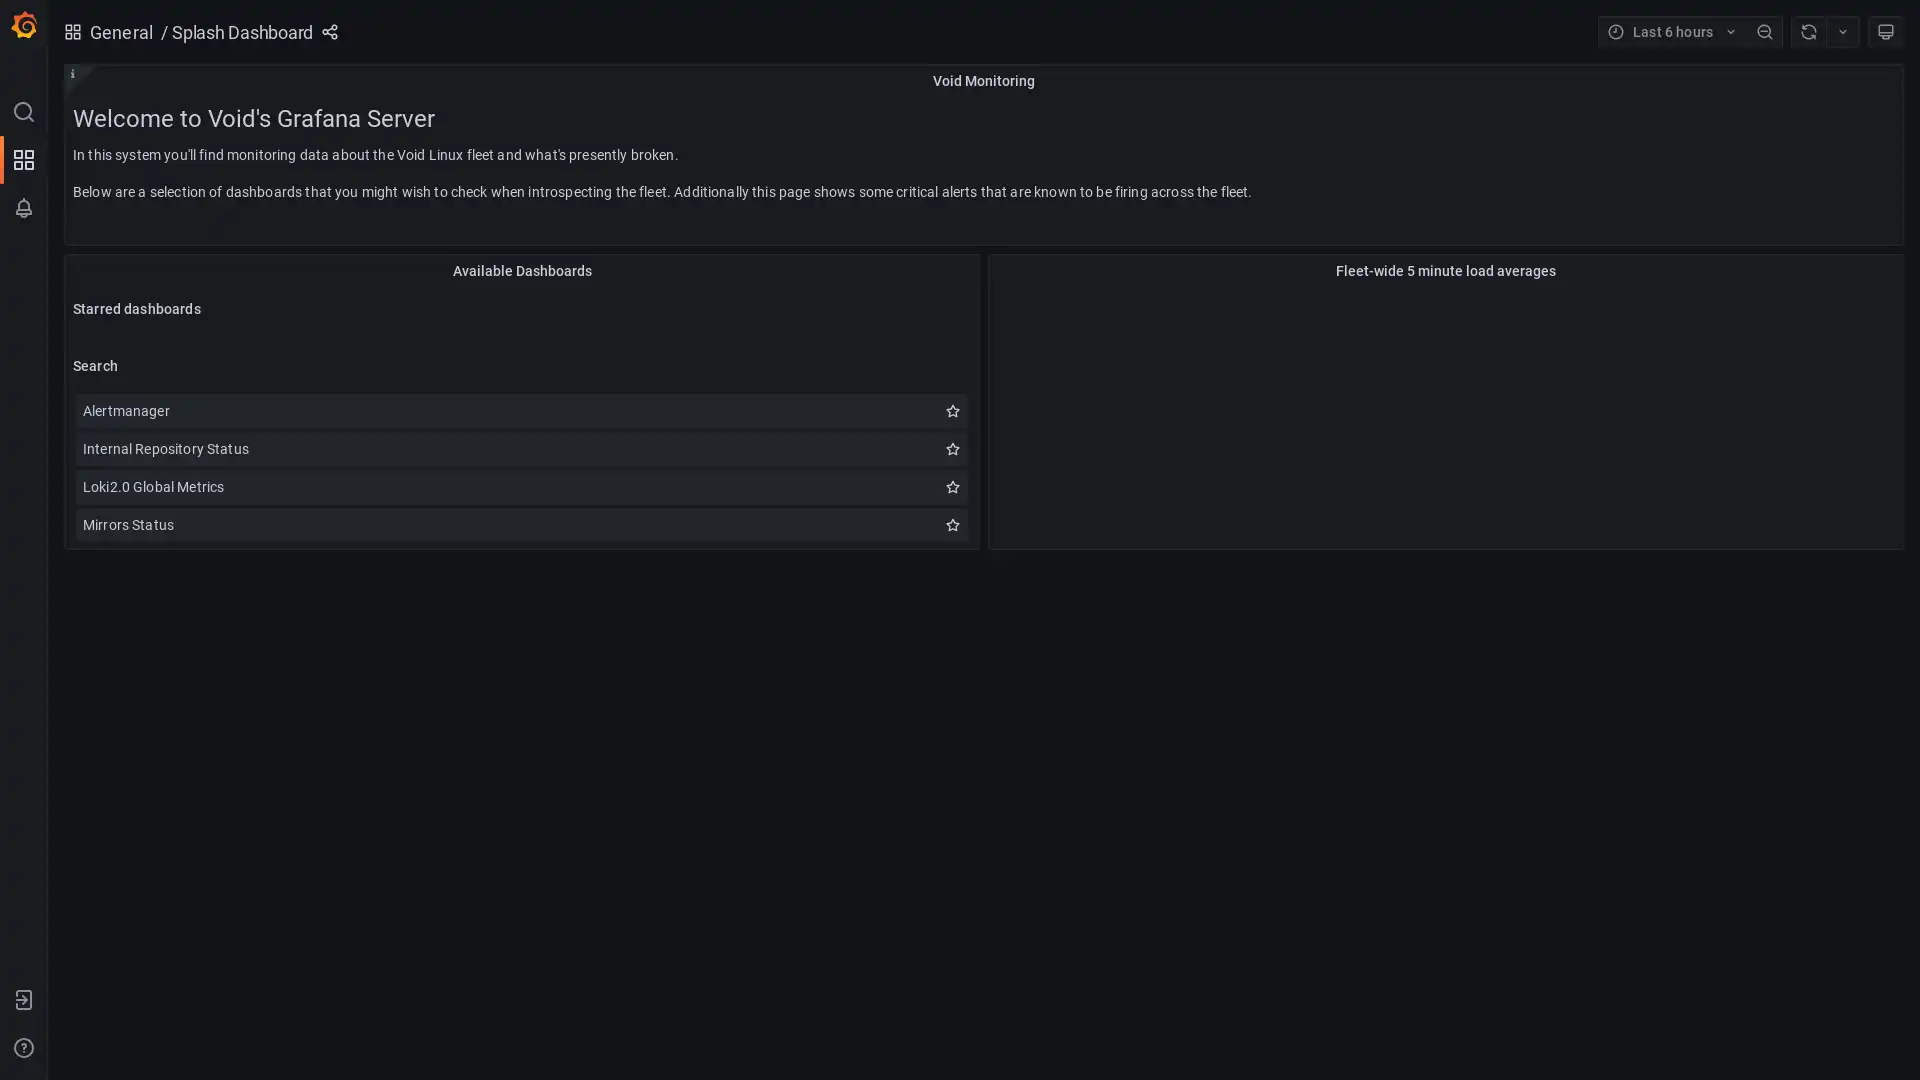 This screenshot has height=1080, width=1920. I want to click on Share dashboard or panel, so click(330, 31).